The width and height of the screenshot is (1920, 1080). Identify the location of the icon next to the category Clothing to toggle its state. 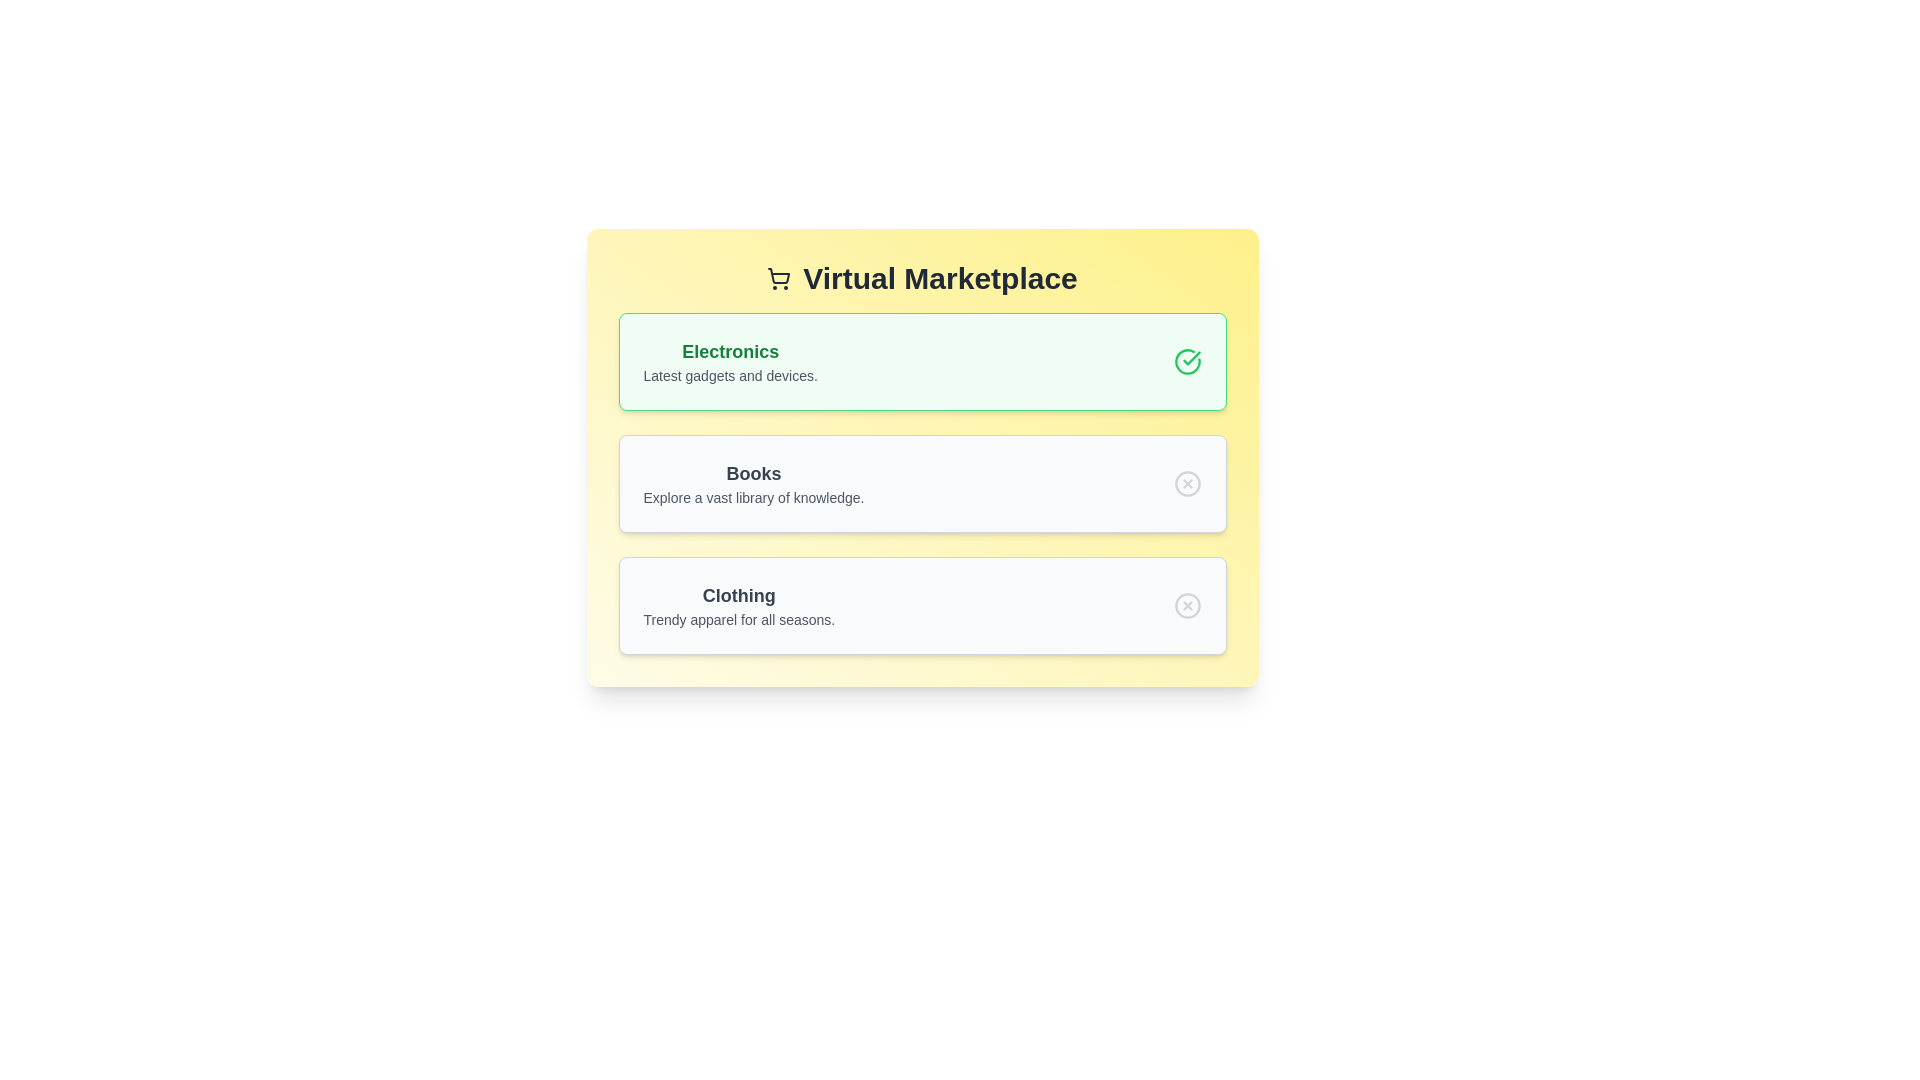
(1187, 604).